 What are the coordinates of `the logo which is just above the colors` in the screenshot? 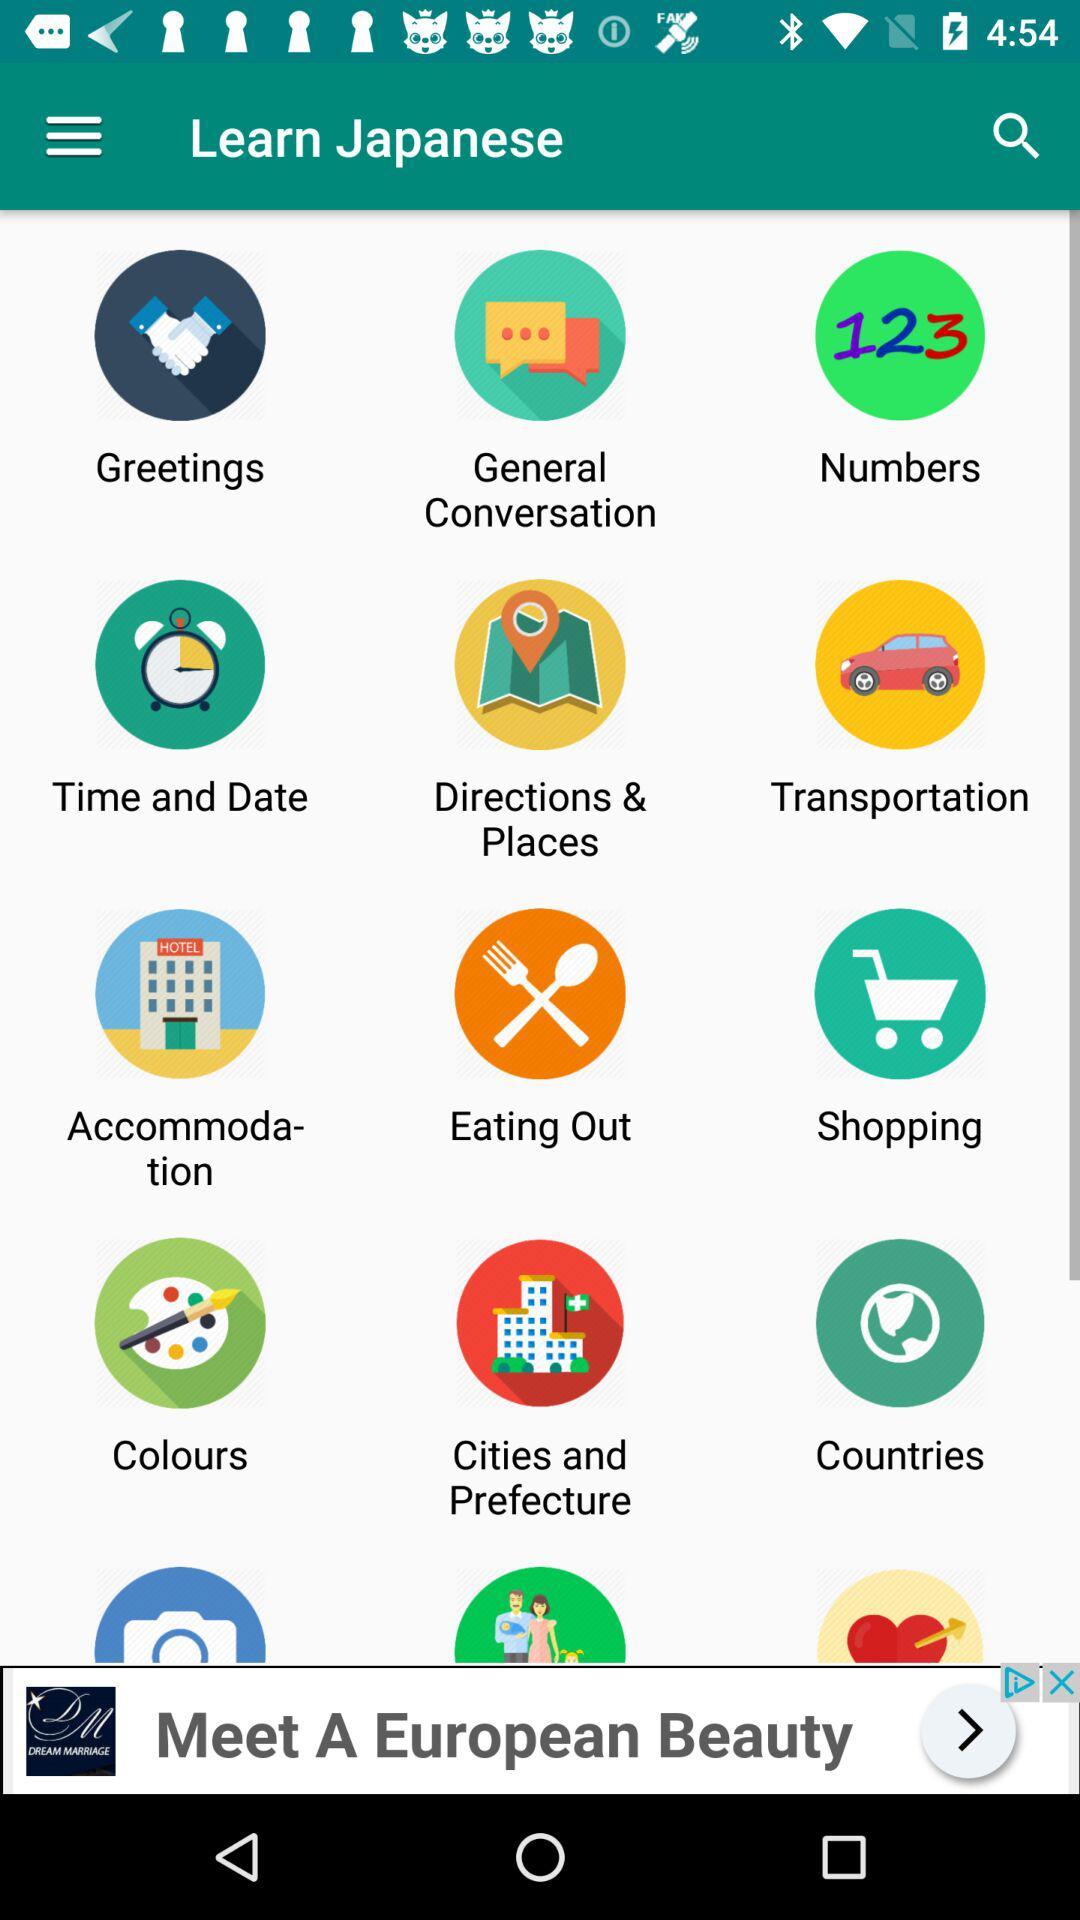 It's located at (180, 1323).